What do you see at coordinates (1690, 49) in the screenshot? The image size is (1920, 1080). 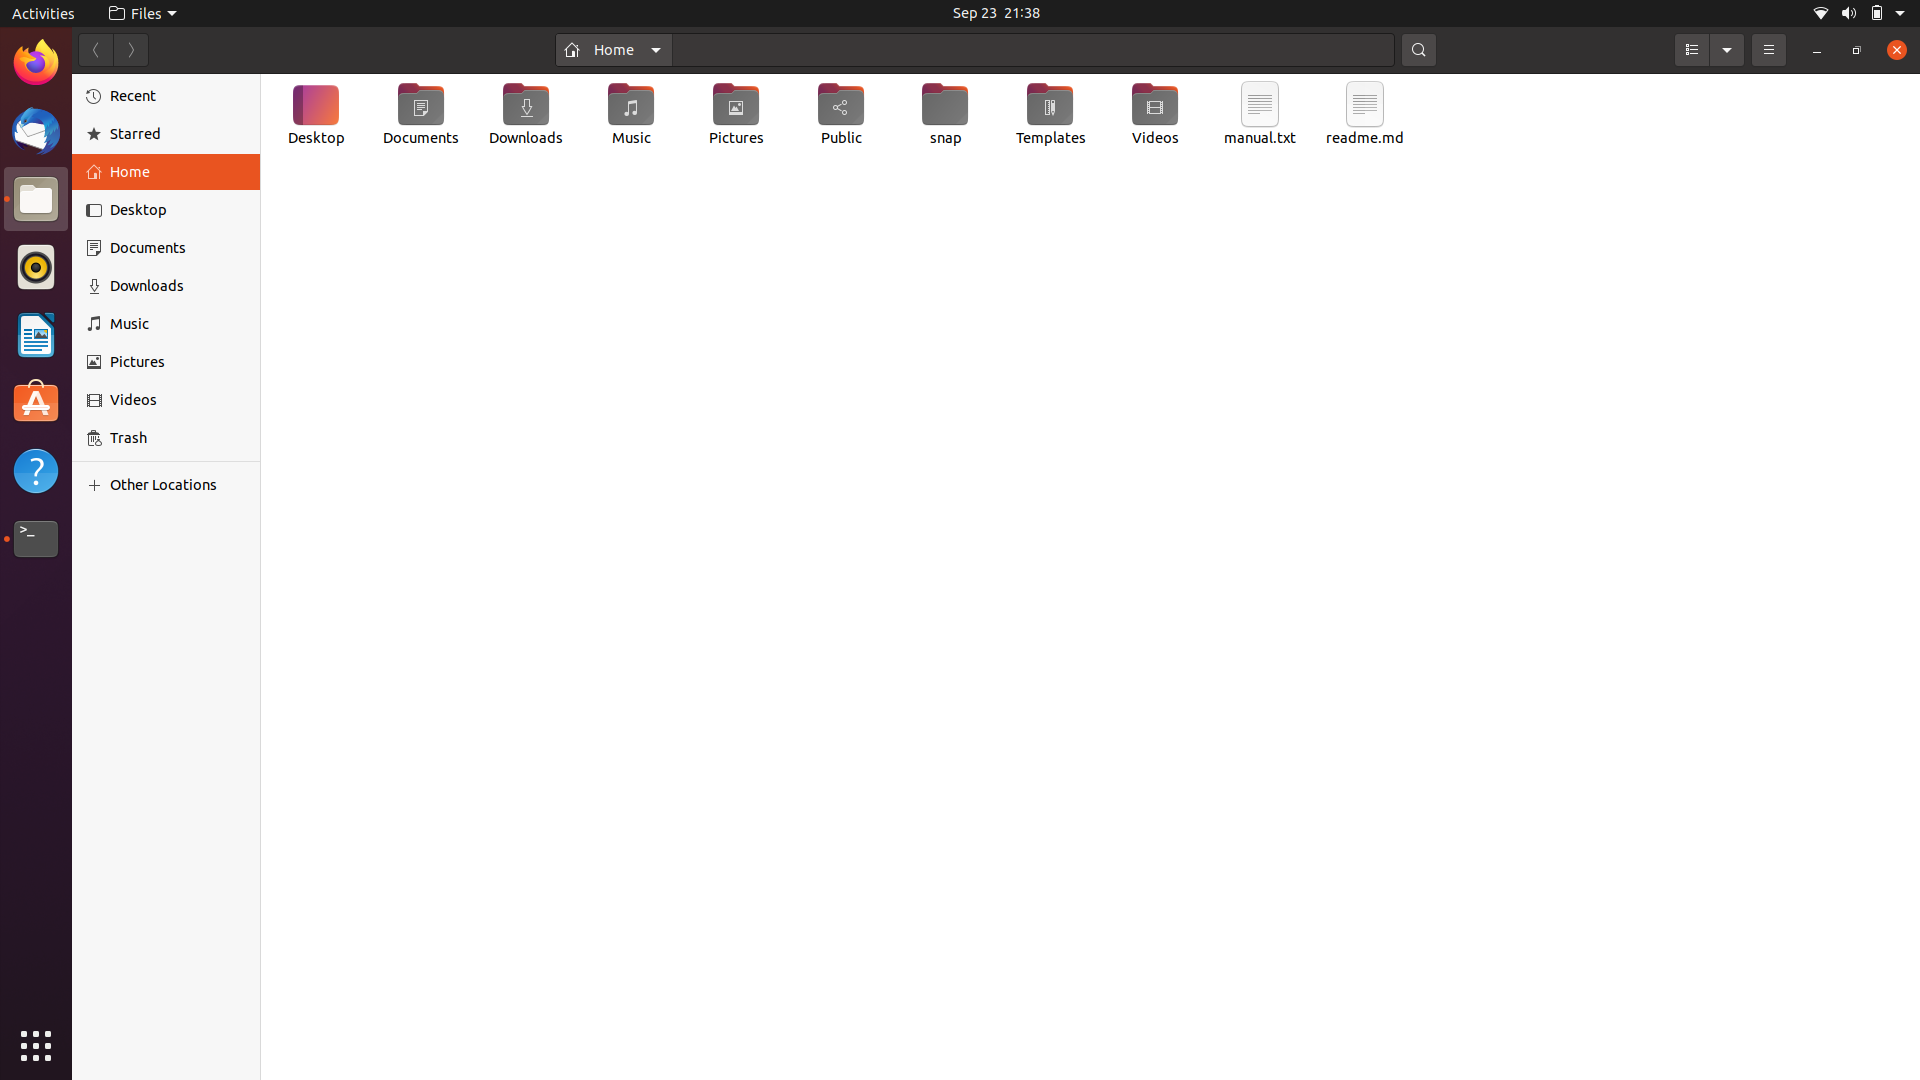 I see `Change the display preference to "List View` at bounding box center [1690, 49].